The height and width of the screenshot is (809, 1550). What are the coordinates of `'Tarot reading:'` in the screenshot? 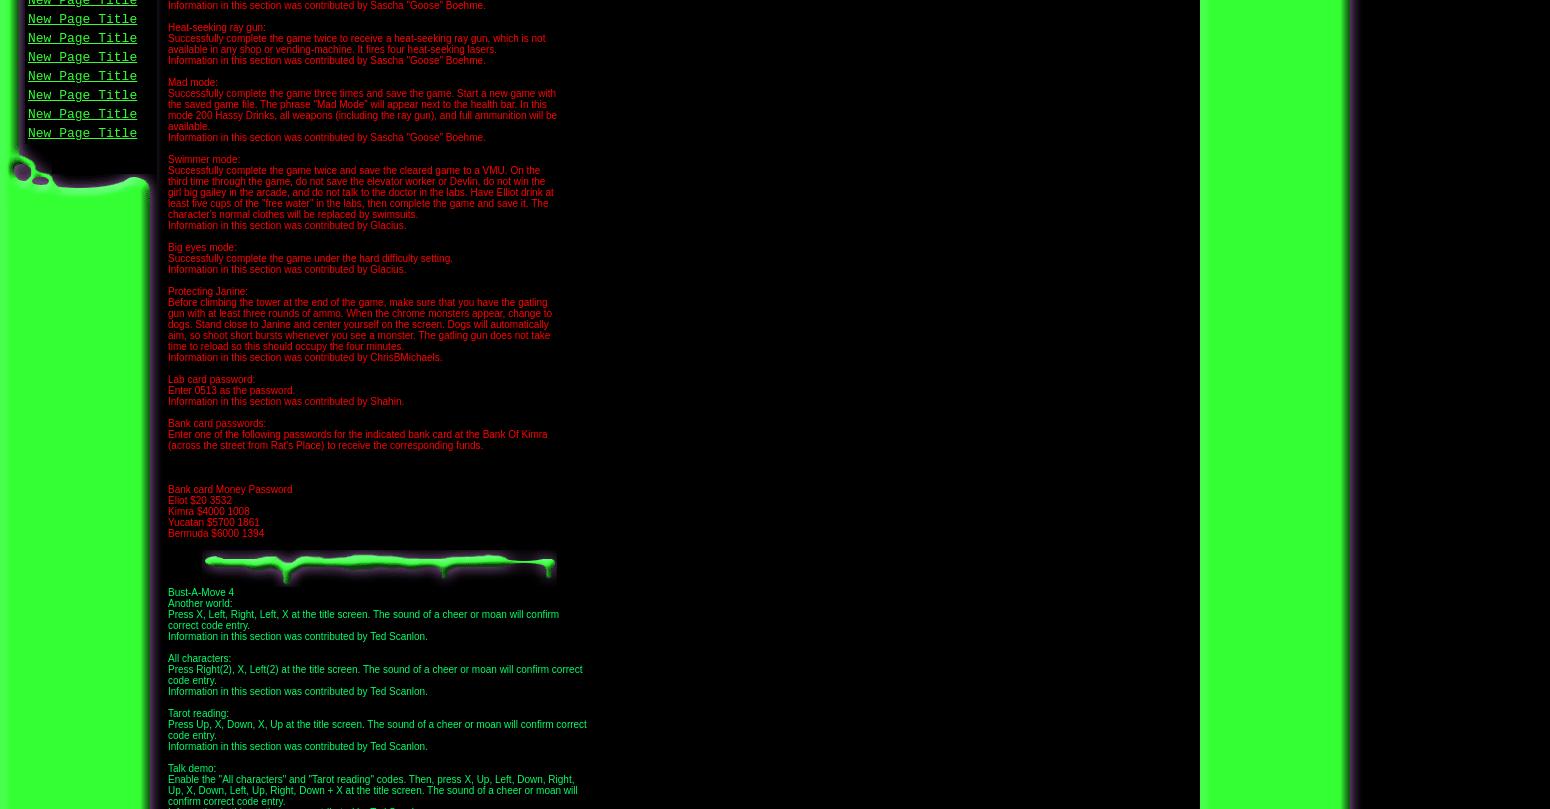 It's located at (167, 712).